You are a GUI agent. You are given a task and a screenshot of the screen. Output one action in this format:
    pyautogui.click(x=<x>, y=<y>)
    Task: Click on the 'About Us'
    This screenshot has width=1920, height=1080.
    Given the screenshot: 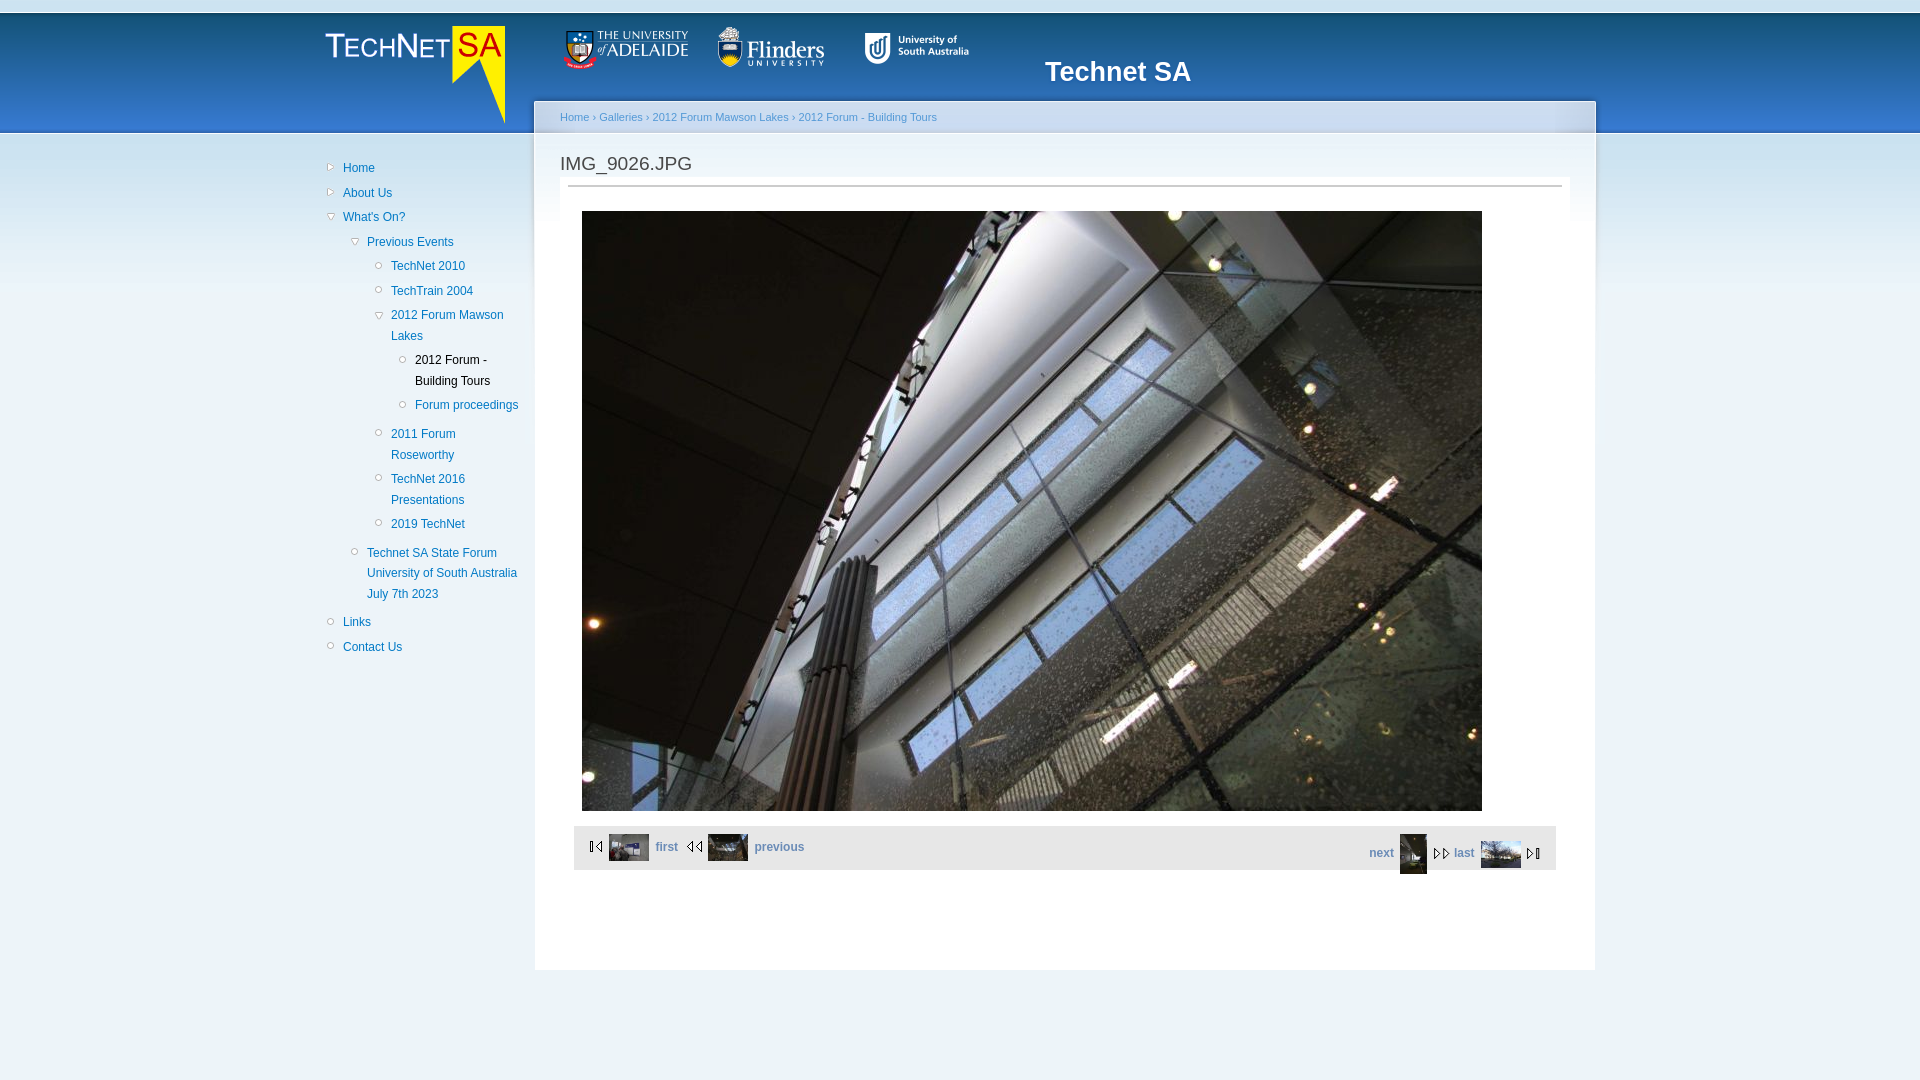 What is the action you would take?
    pyautogui.click(x=430, y=192)
    